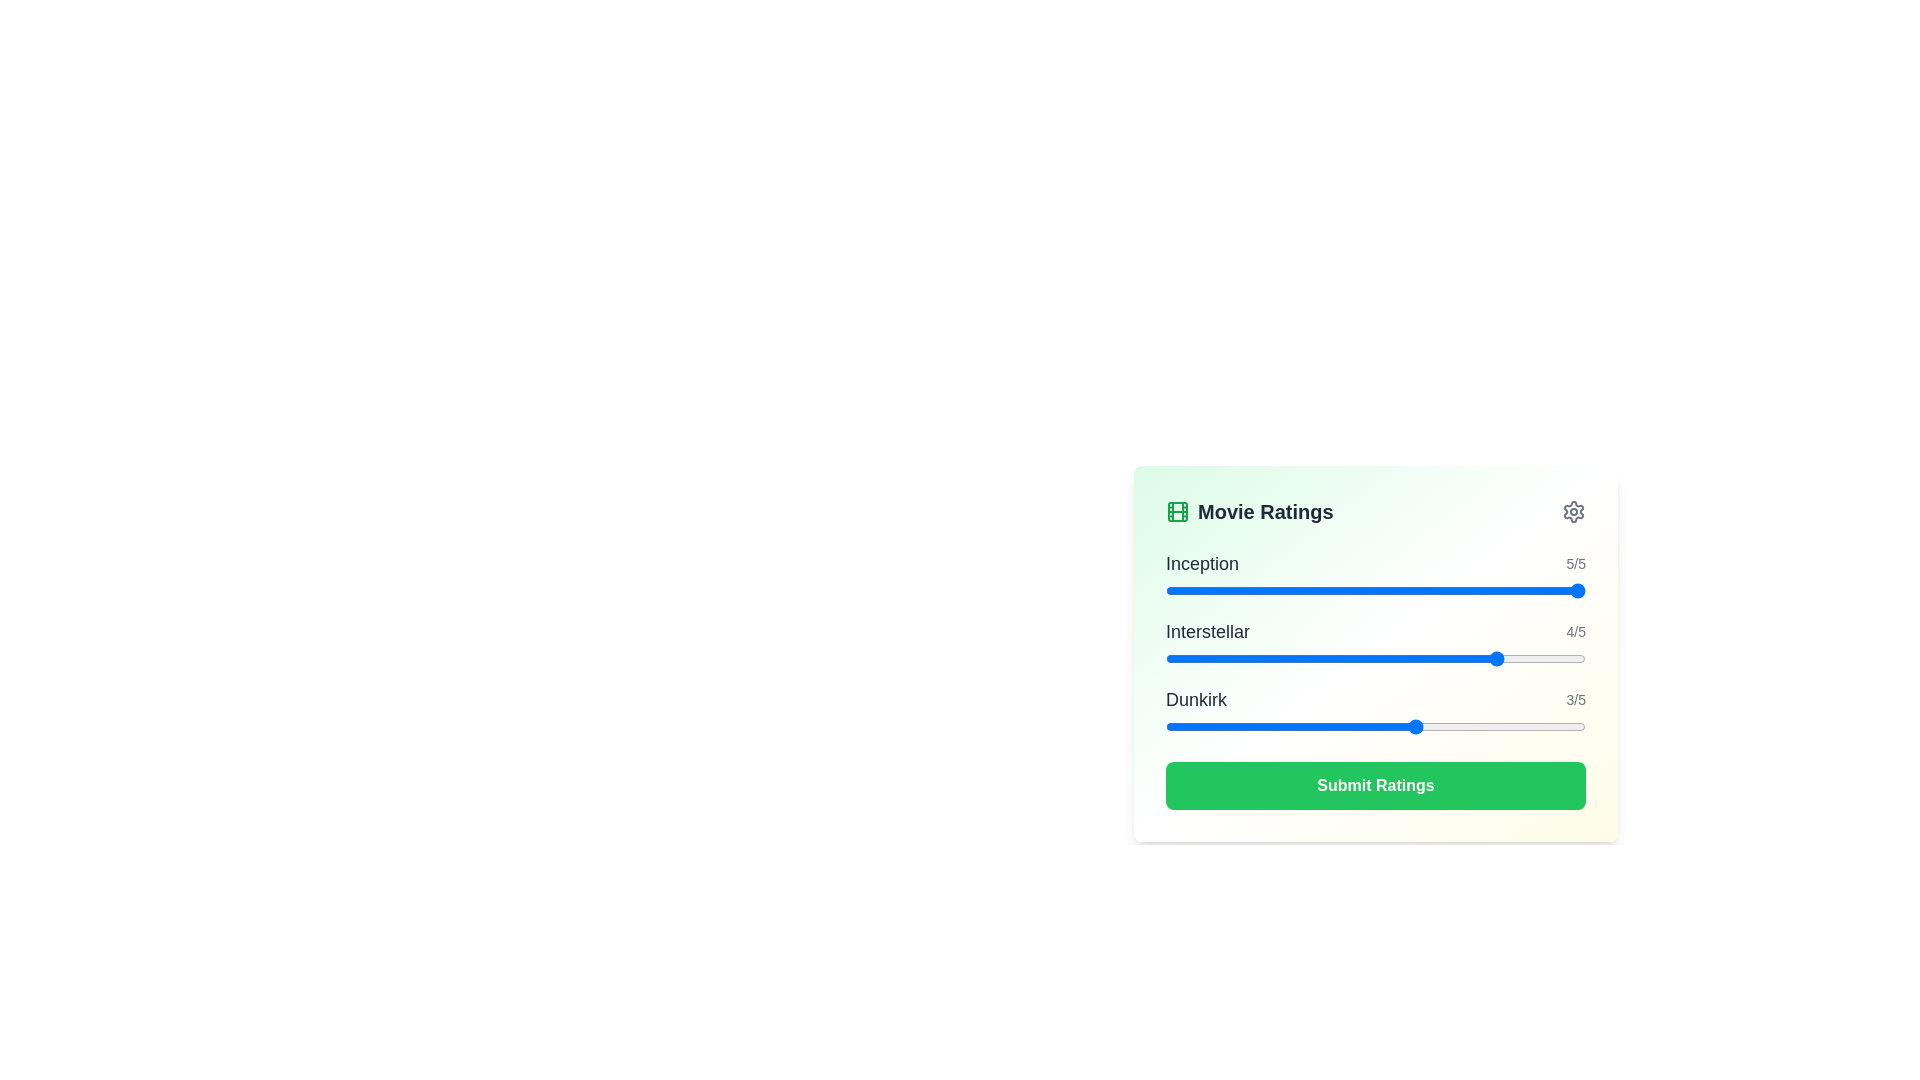 This screenshot has height=1080, width=1920. Describe the element at coordinates (1334, 659) in the screenshot. I see `the rating for 'Interstellar'` at that location.